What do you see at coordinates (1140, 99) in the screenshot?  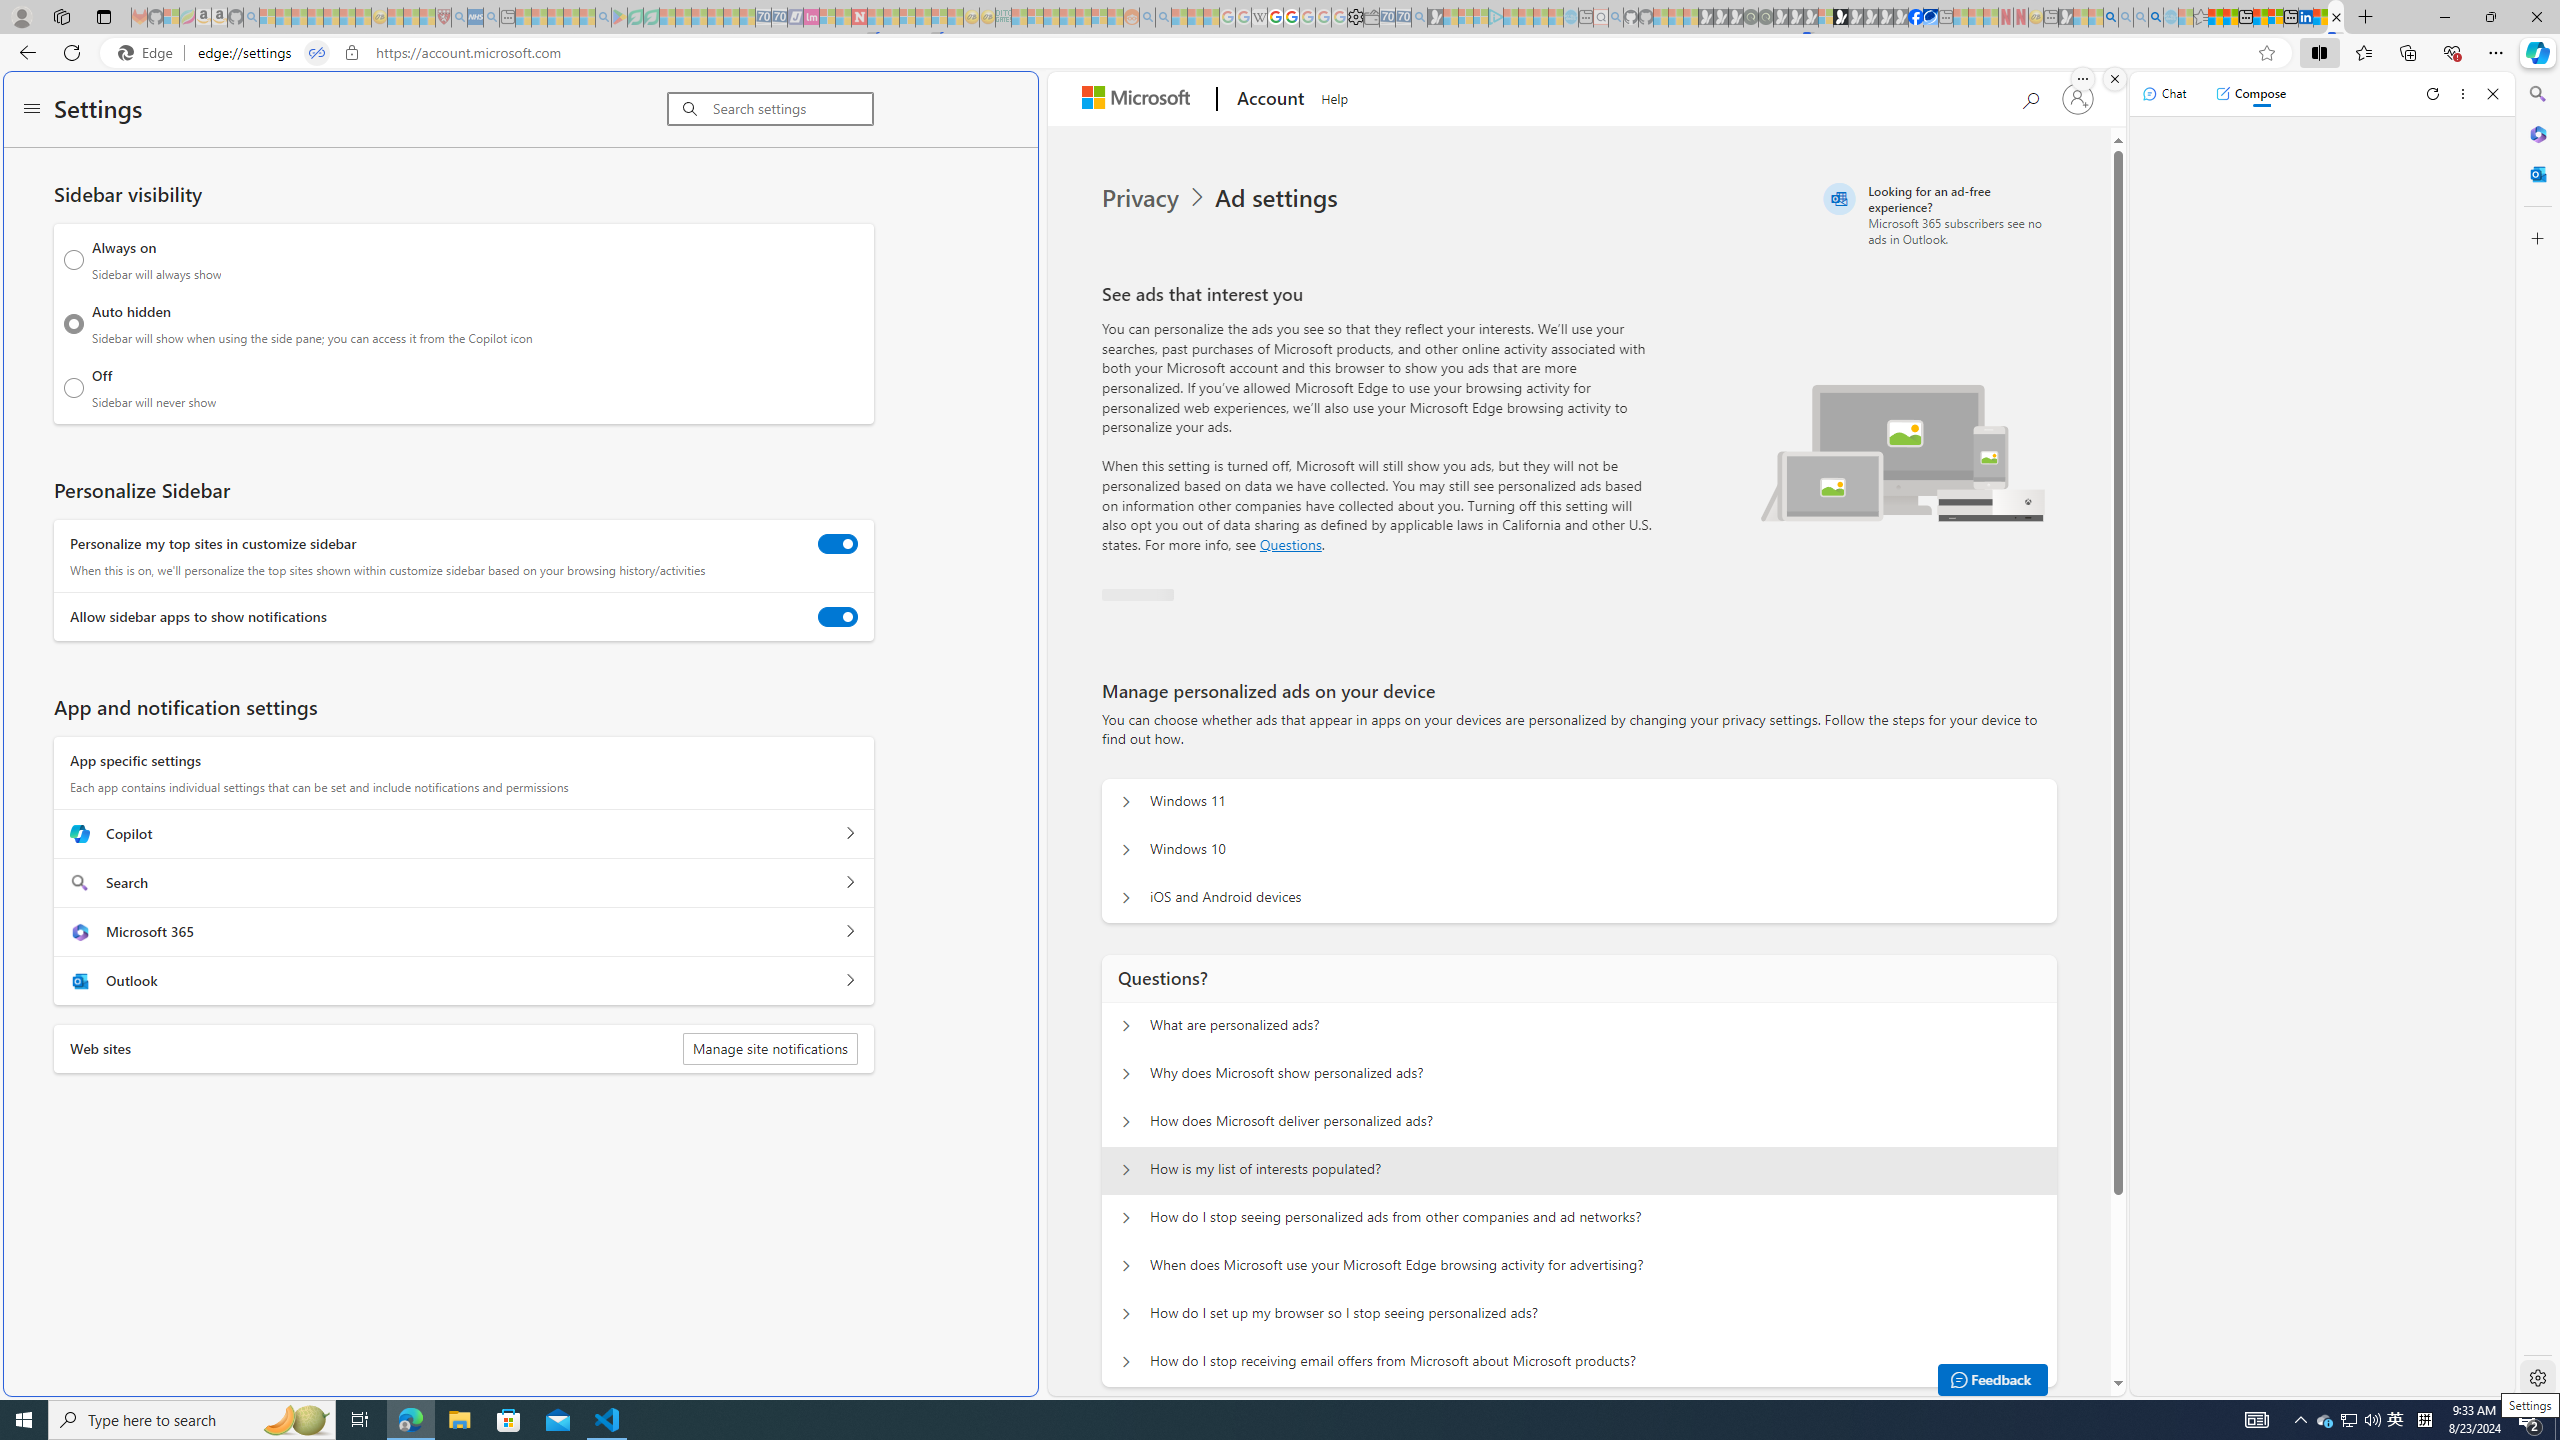 I see `'Microsoft'` at bounding box center [1140, 99].